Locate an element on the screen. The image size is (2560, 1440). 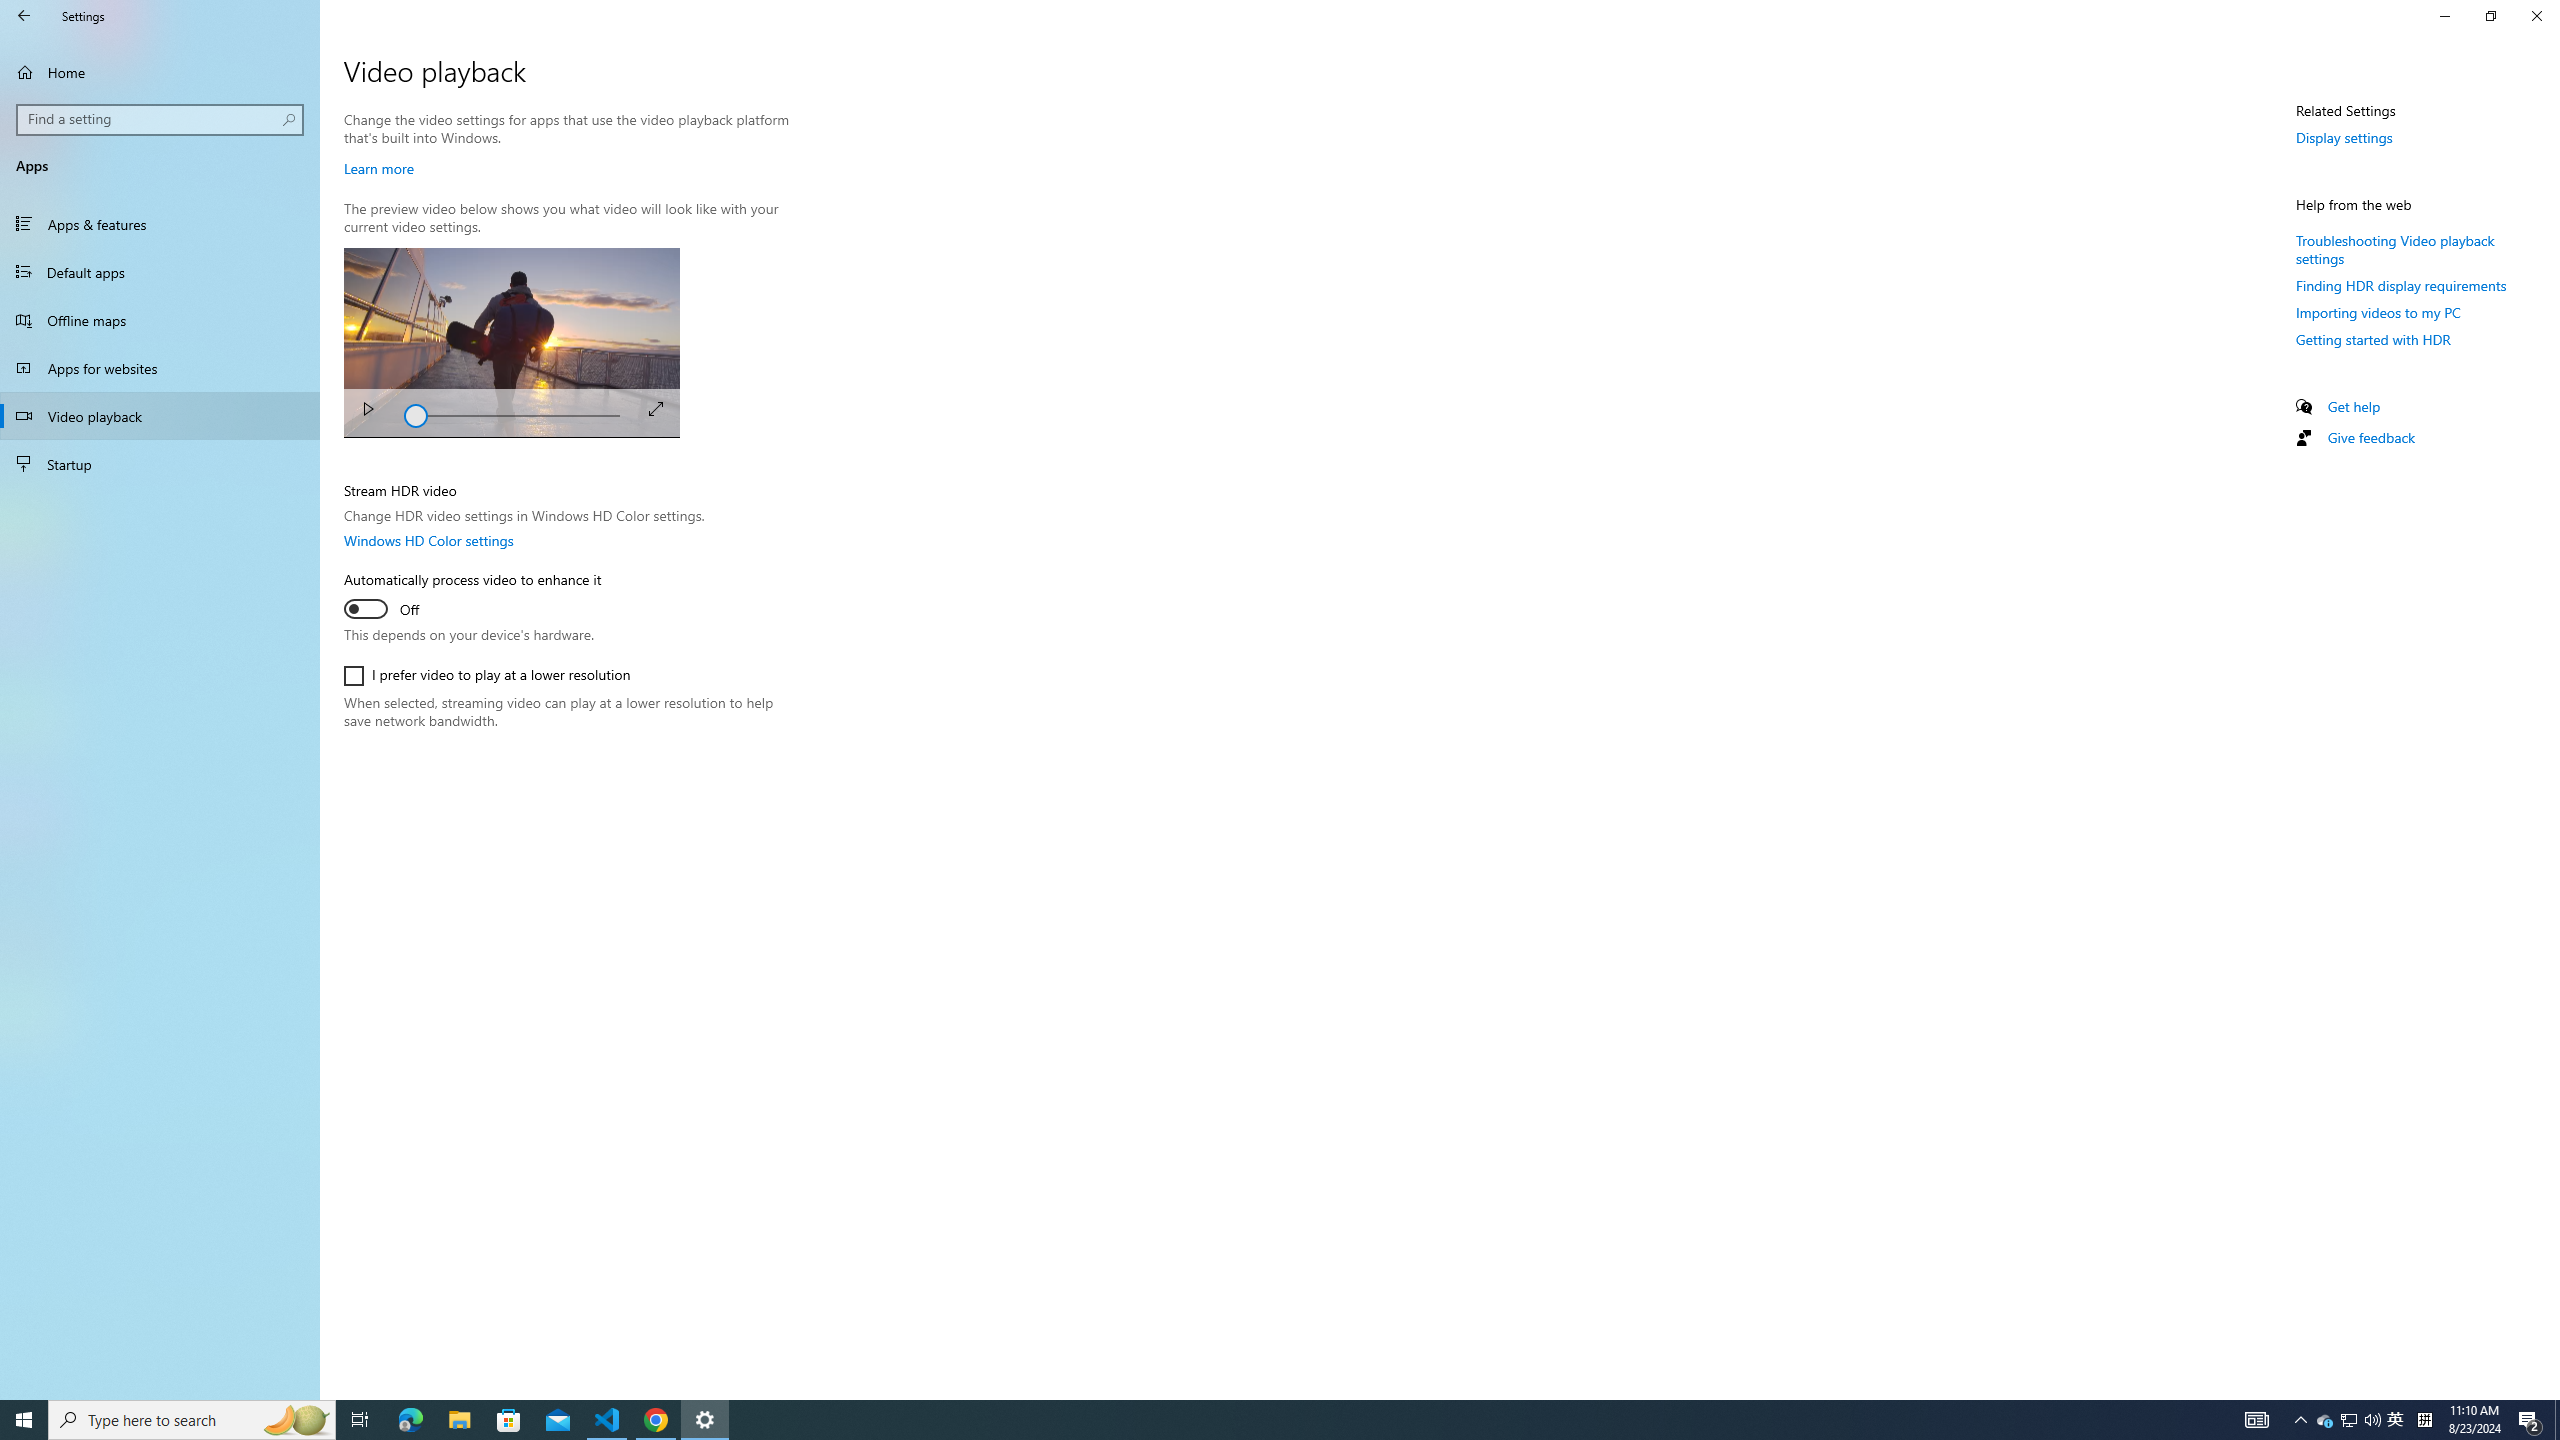
'Video playback' is located at coordinates (159, 415).